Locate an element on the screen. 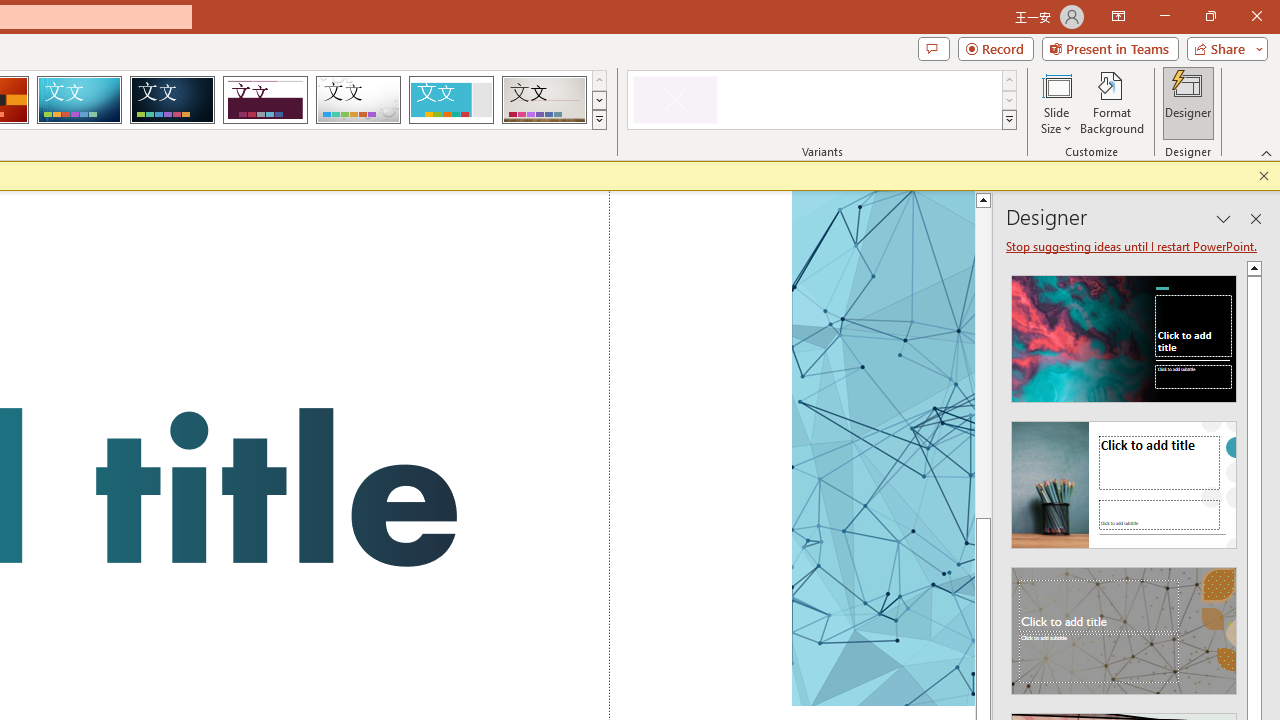 The image size is (1280, 720). 'Circuit' is located at coordinates (79, 100).